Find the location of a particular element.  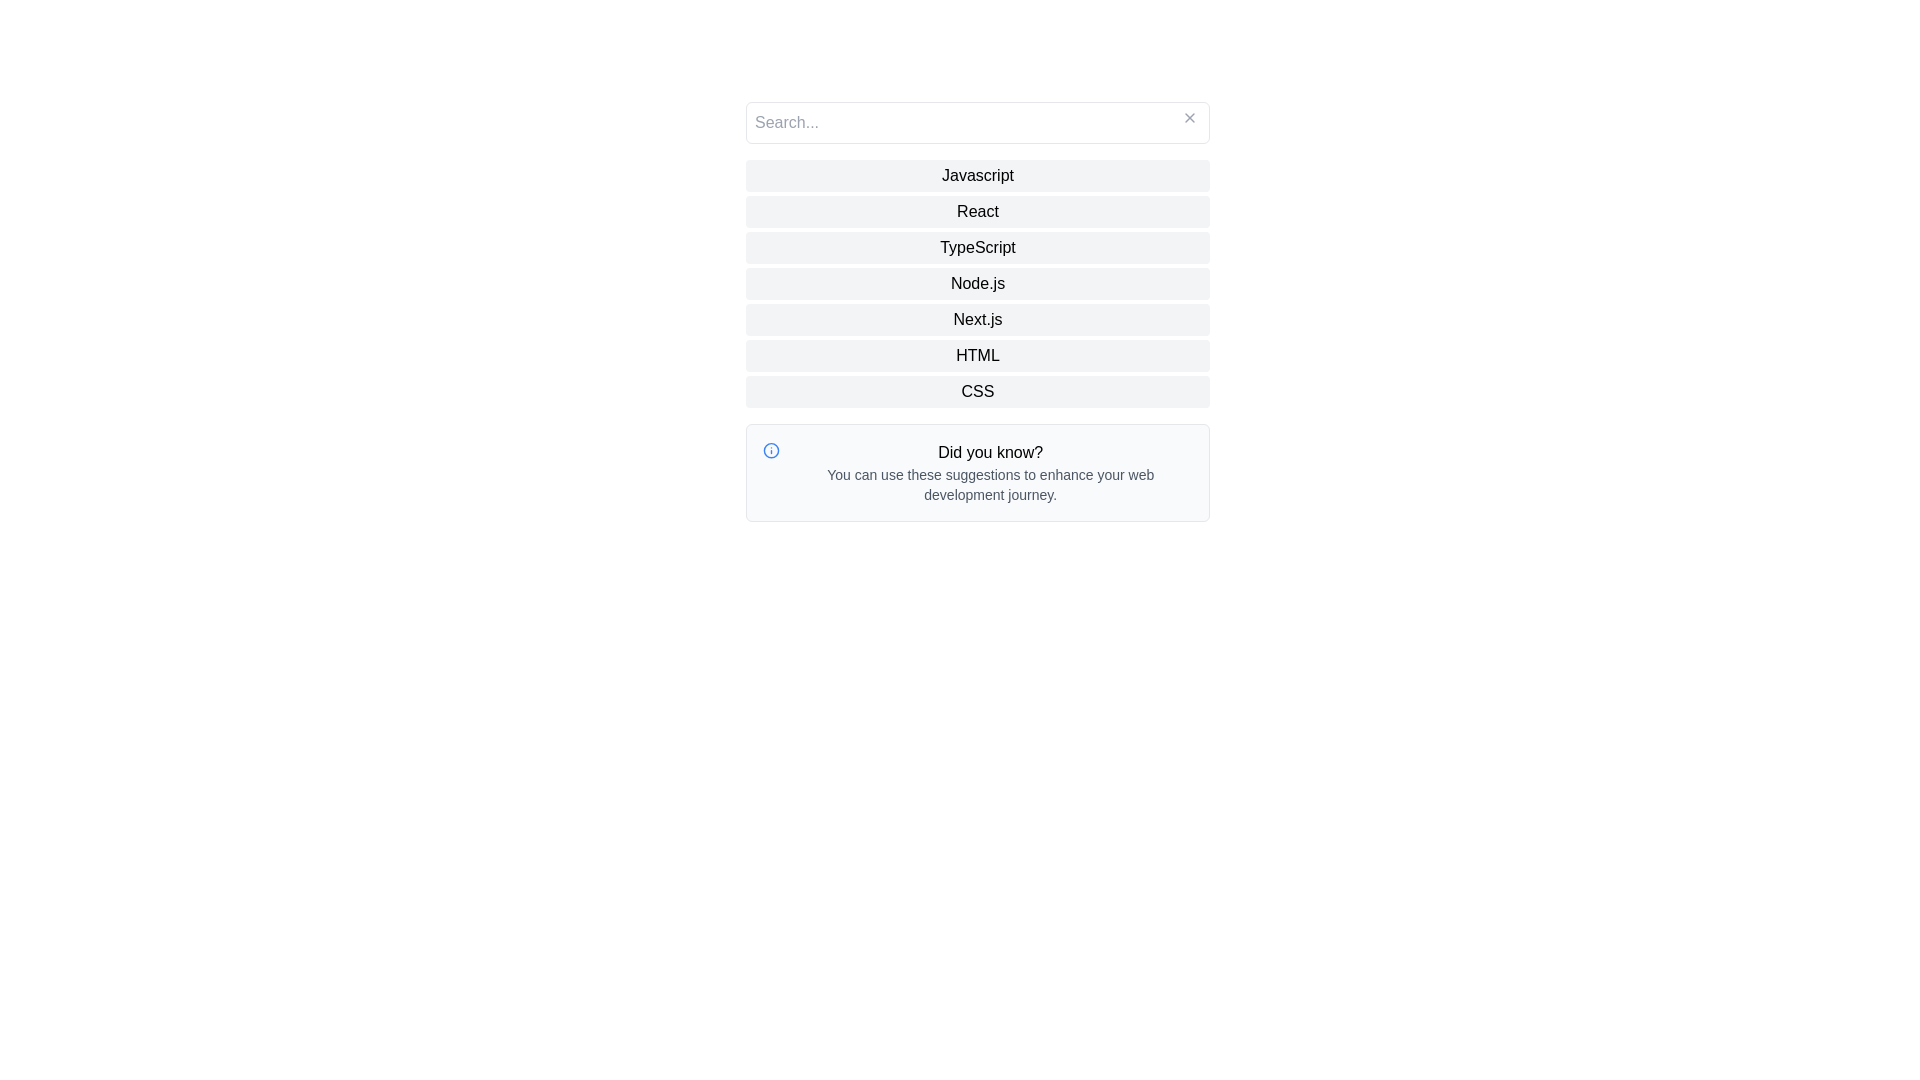

header text that serves as an introductory title, located above the text 'You can use these suggestions to enhance your web development journey.' is located at coordinates (990, 452).